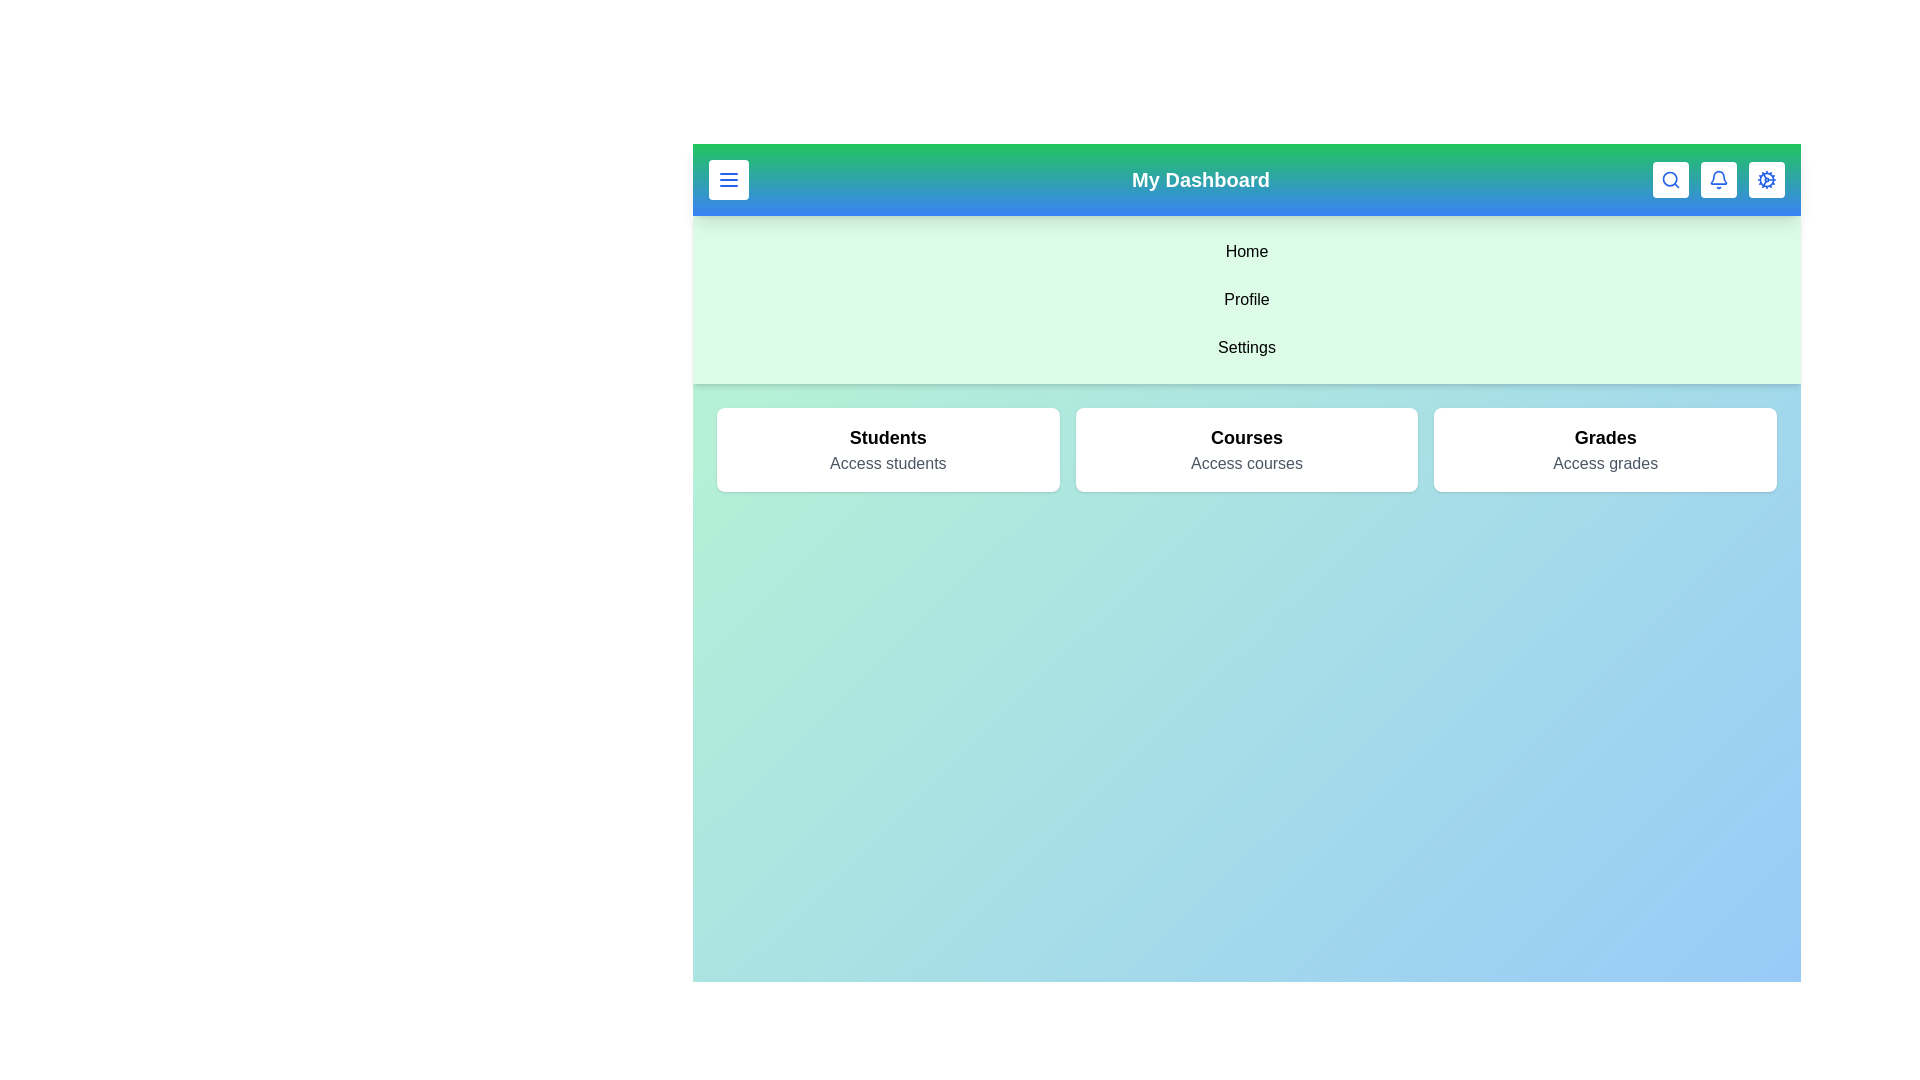 The image size is (1920, 1080). Describe the element at coordinates (887, 450) in the screenshot. I see `the Students card in the main content area` at that location.